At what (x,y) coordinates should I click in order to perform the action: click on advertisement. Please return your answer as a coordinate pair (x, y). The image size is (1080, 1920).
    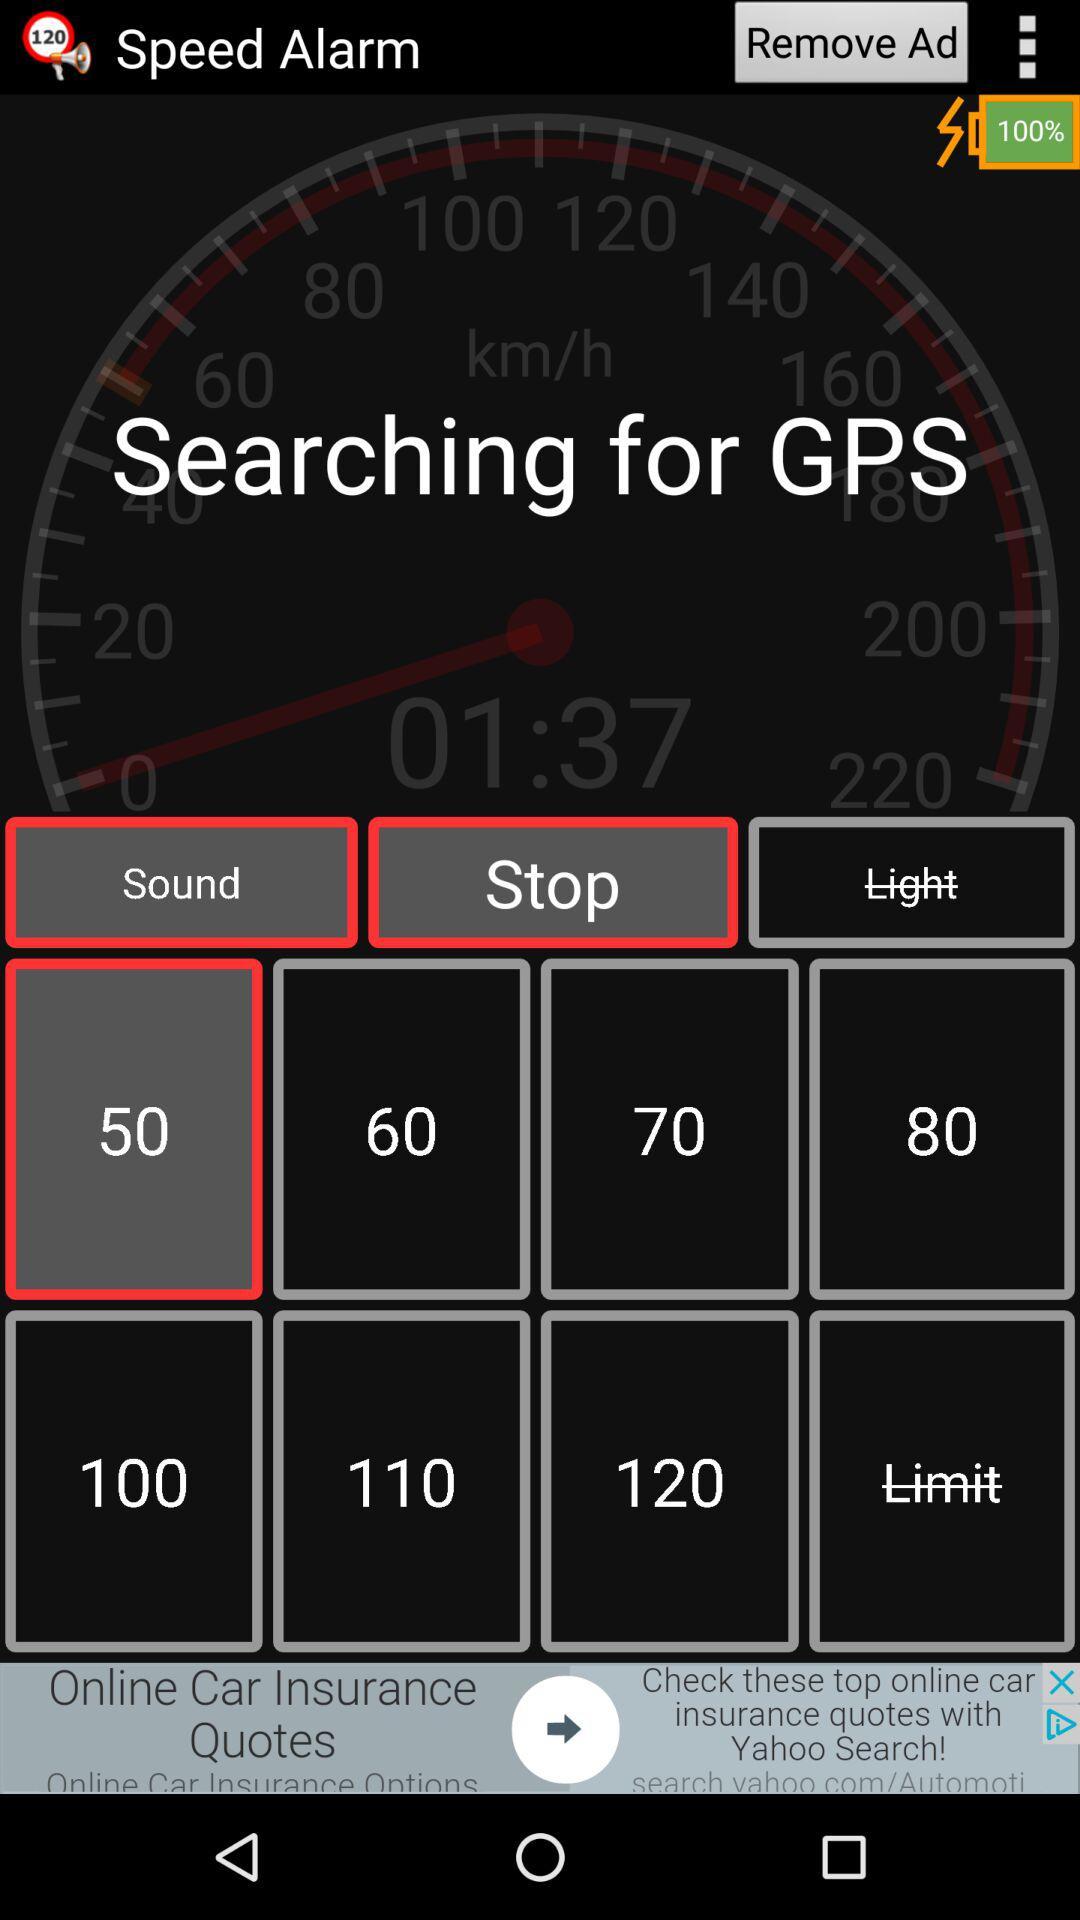
    Looking at the image, I should click on (540, 1727).